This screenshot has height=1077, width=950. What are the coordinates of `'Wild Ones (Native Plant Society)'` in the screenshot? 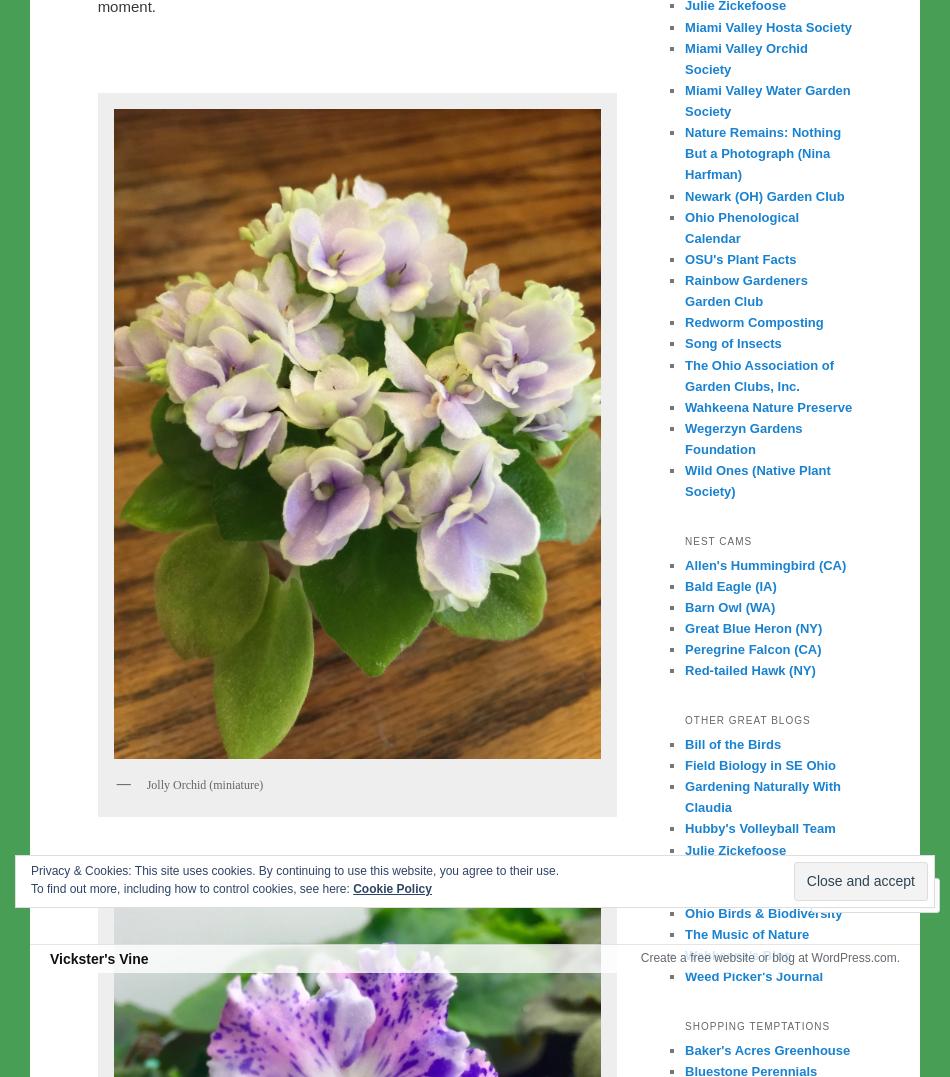 It's located at (756, 480).